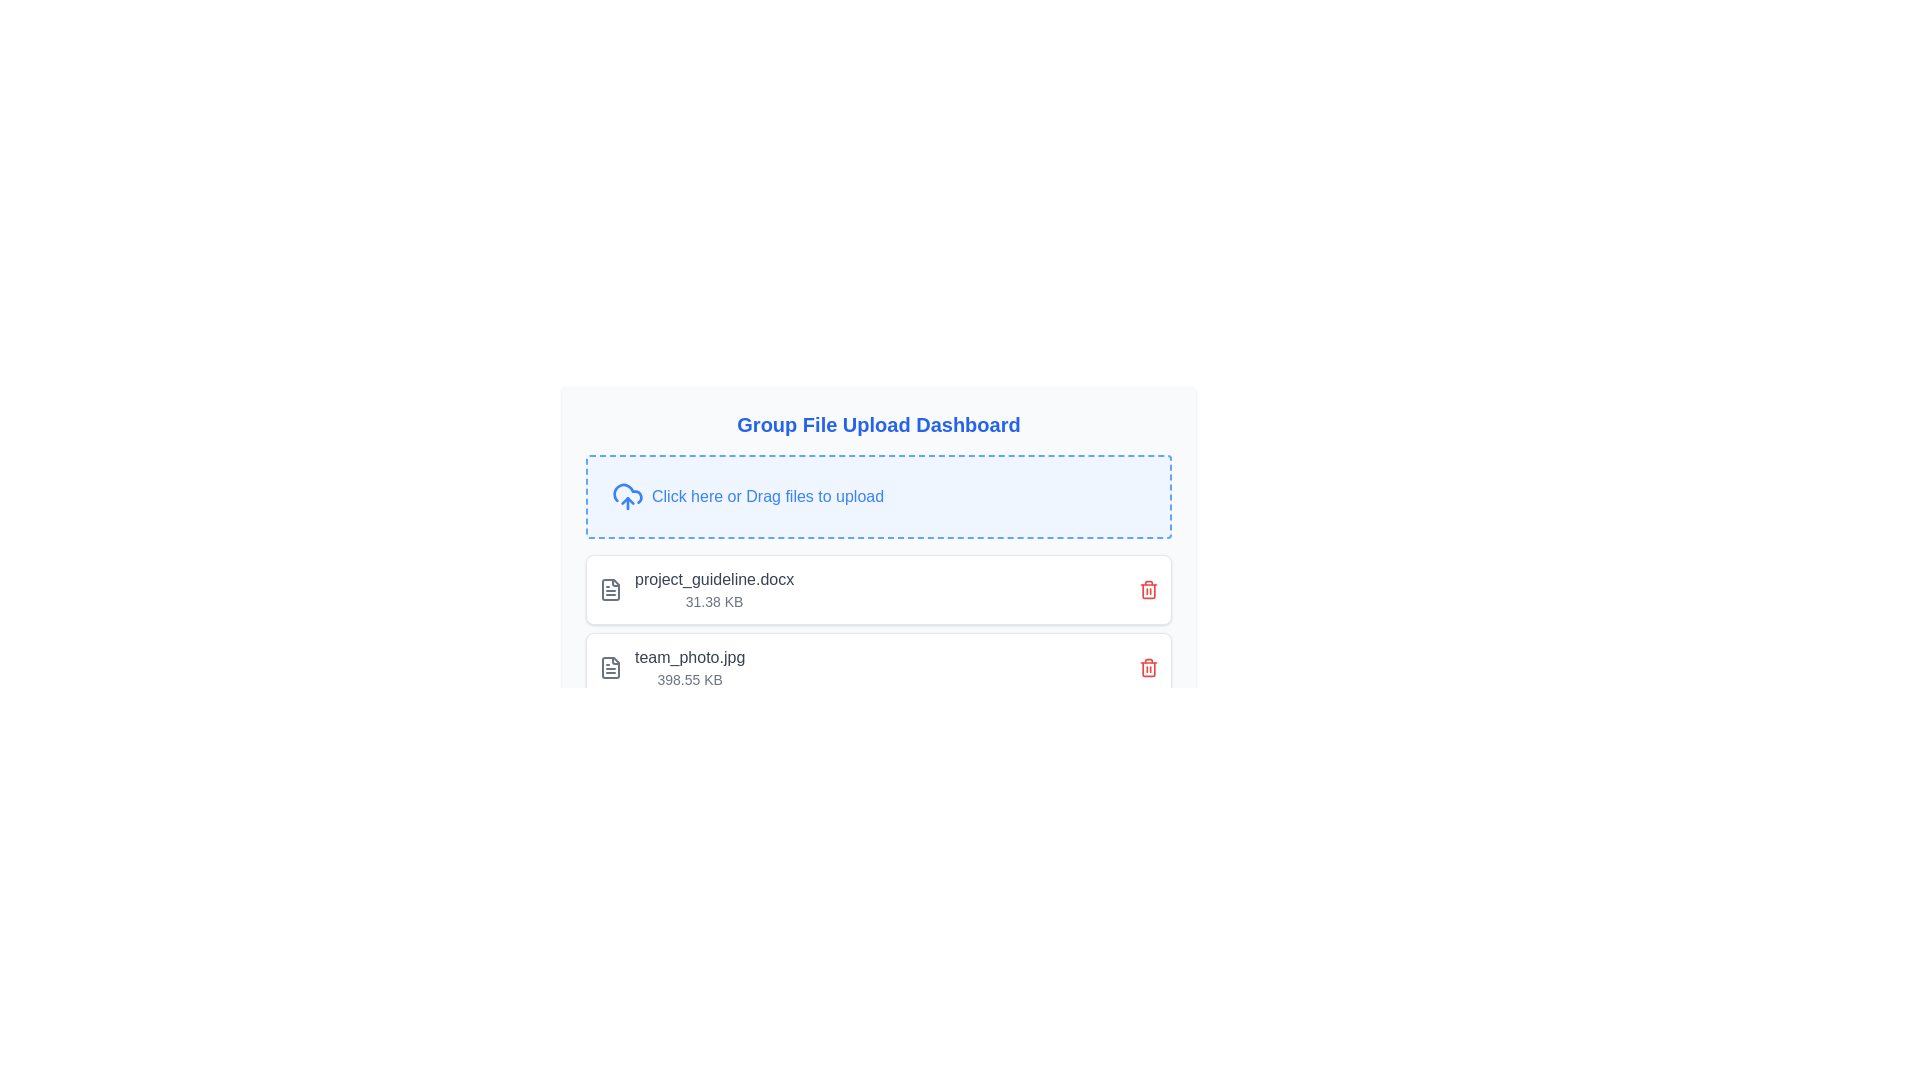 This screenshot has width=1920, height=1080. I want to click on the file icon located to the left of the file name 'team_photo.jpg' and size '398.55 KB' in the file listing, so click(609, 667).